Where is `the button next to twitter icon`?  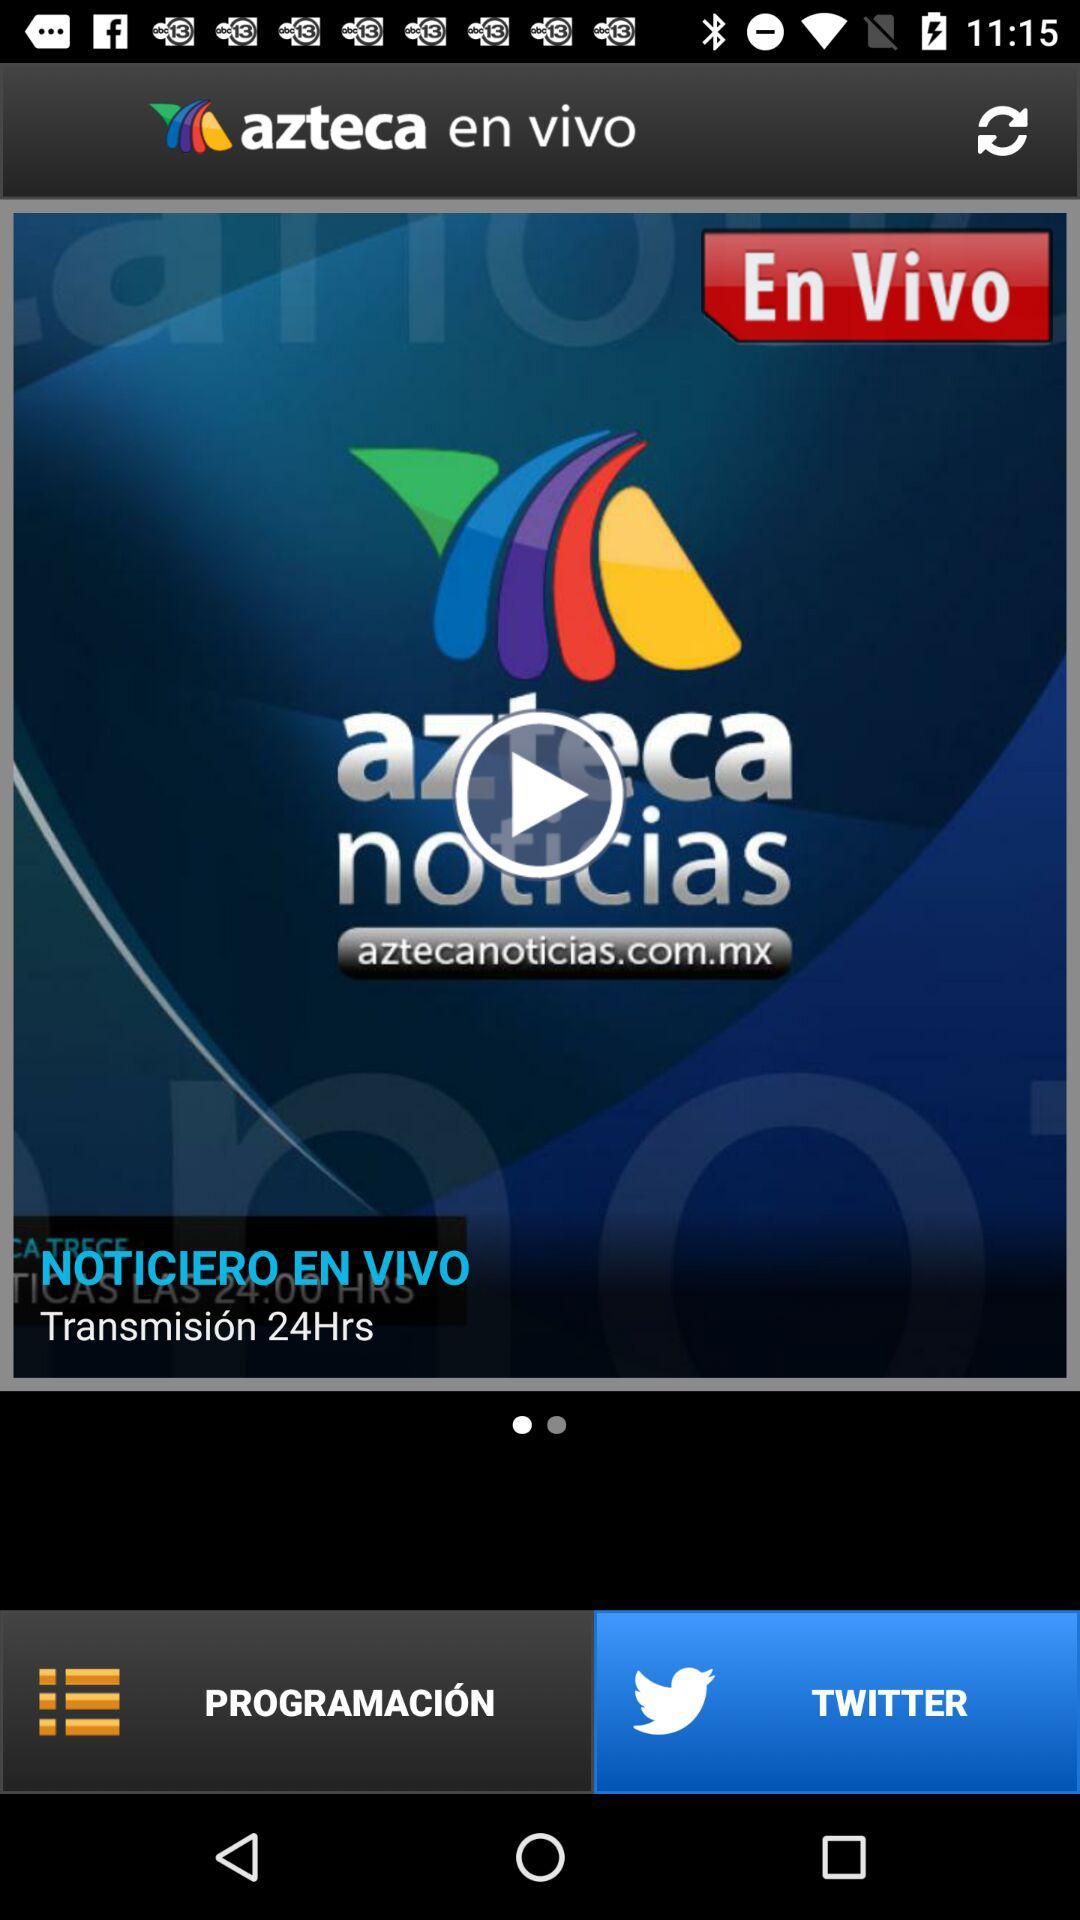 the button next to twitter icon is located at coordinates (297, 1701).